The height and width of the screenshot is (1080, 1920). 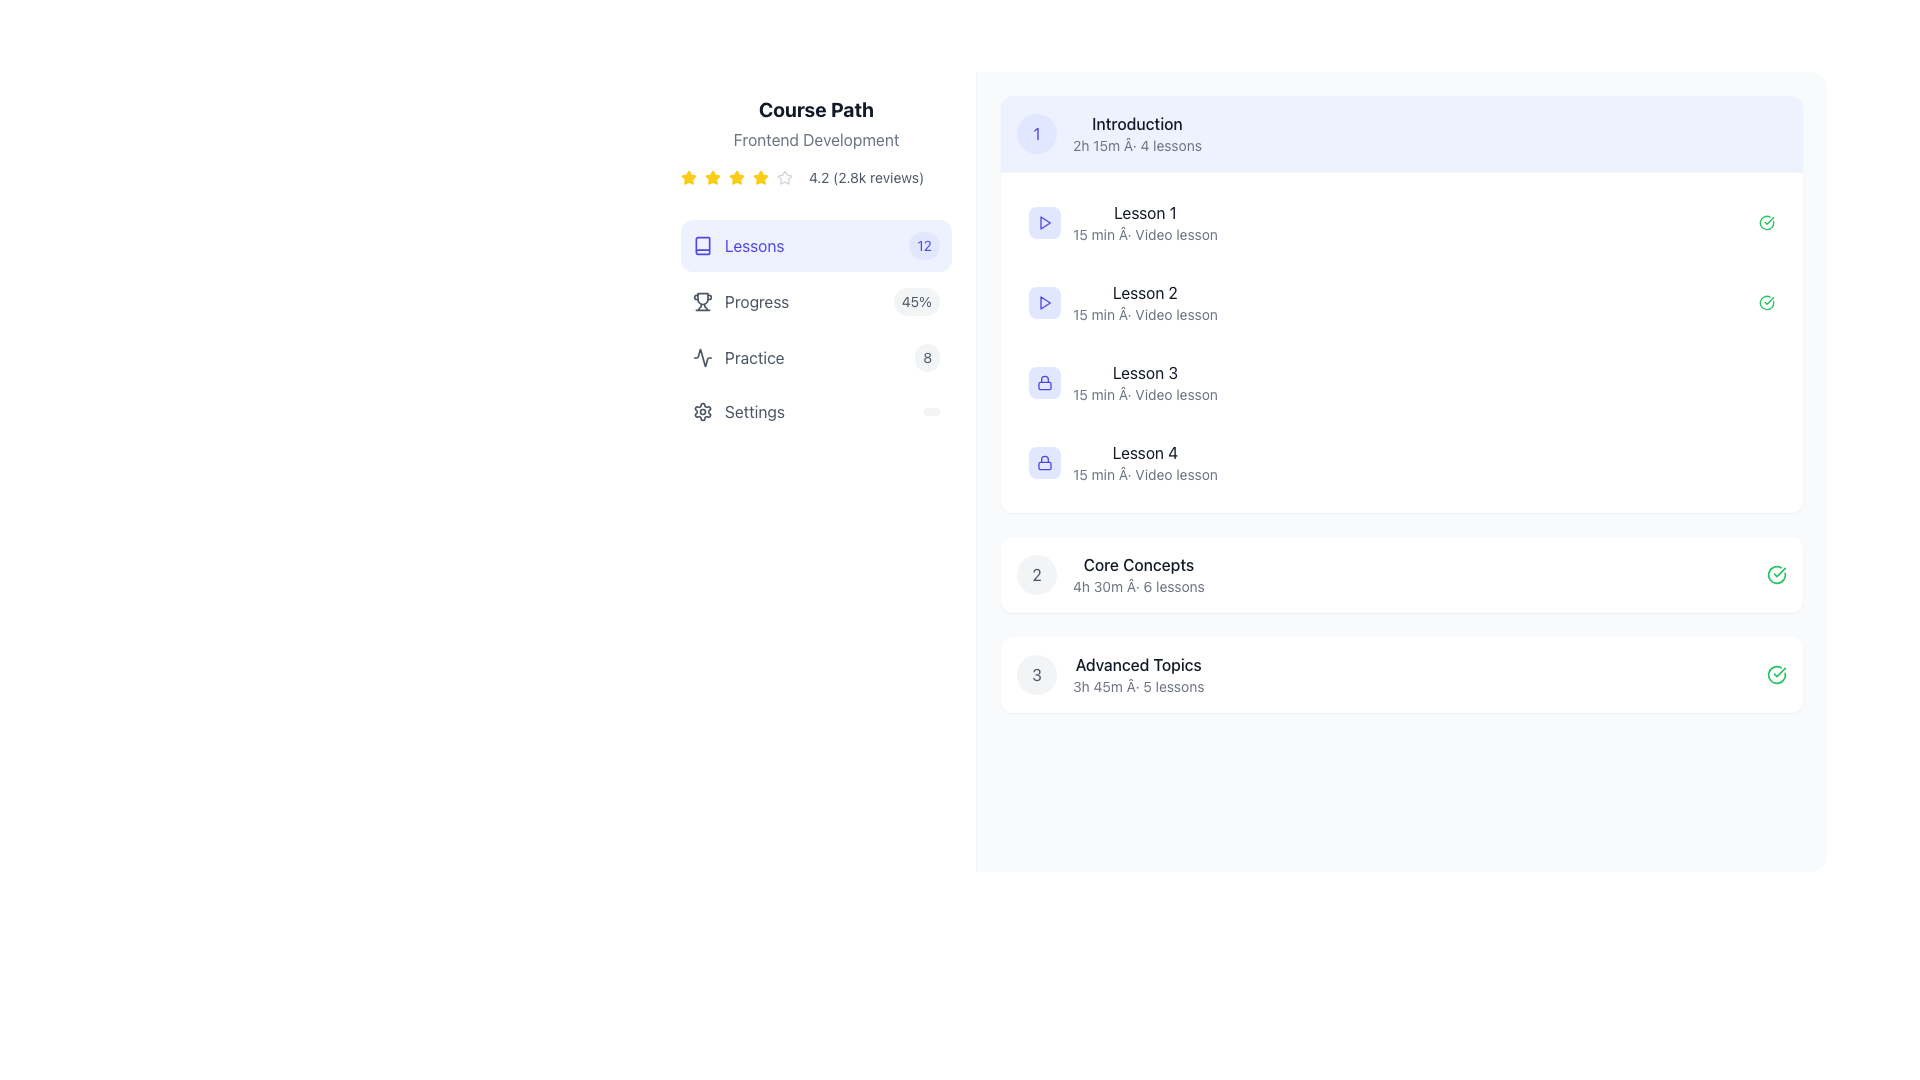 I want to click on the small oscillating waveform icon in the sidebar navigation menu, so click(x=702, y=357).